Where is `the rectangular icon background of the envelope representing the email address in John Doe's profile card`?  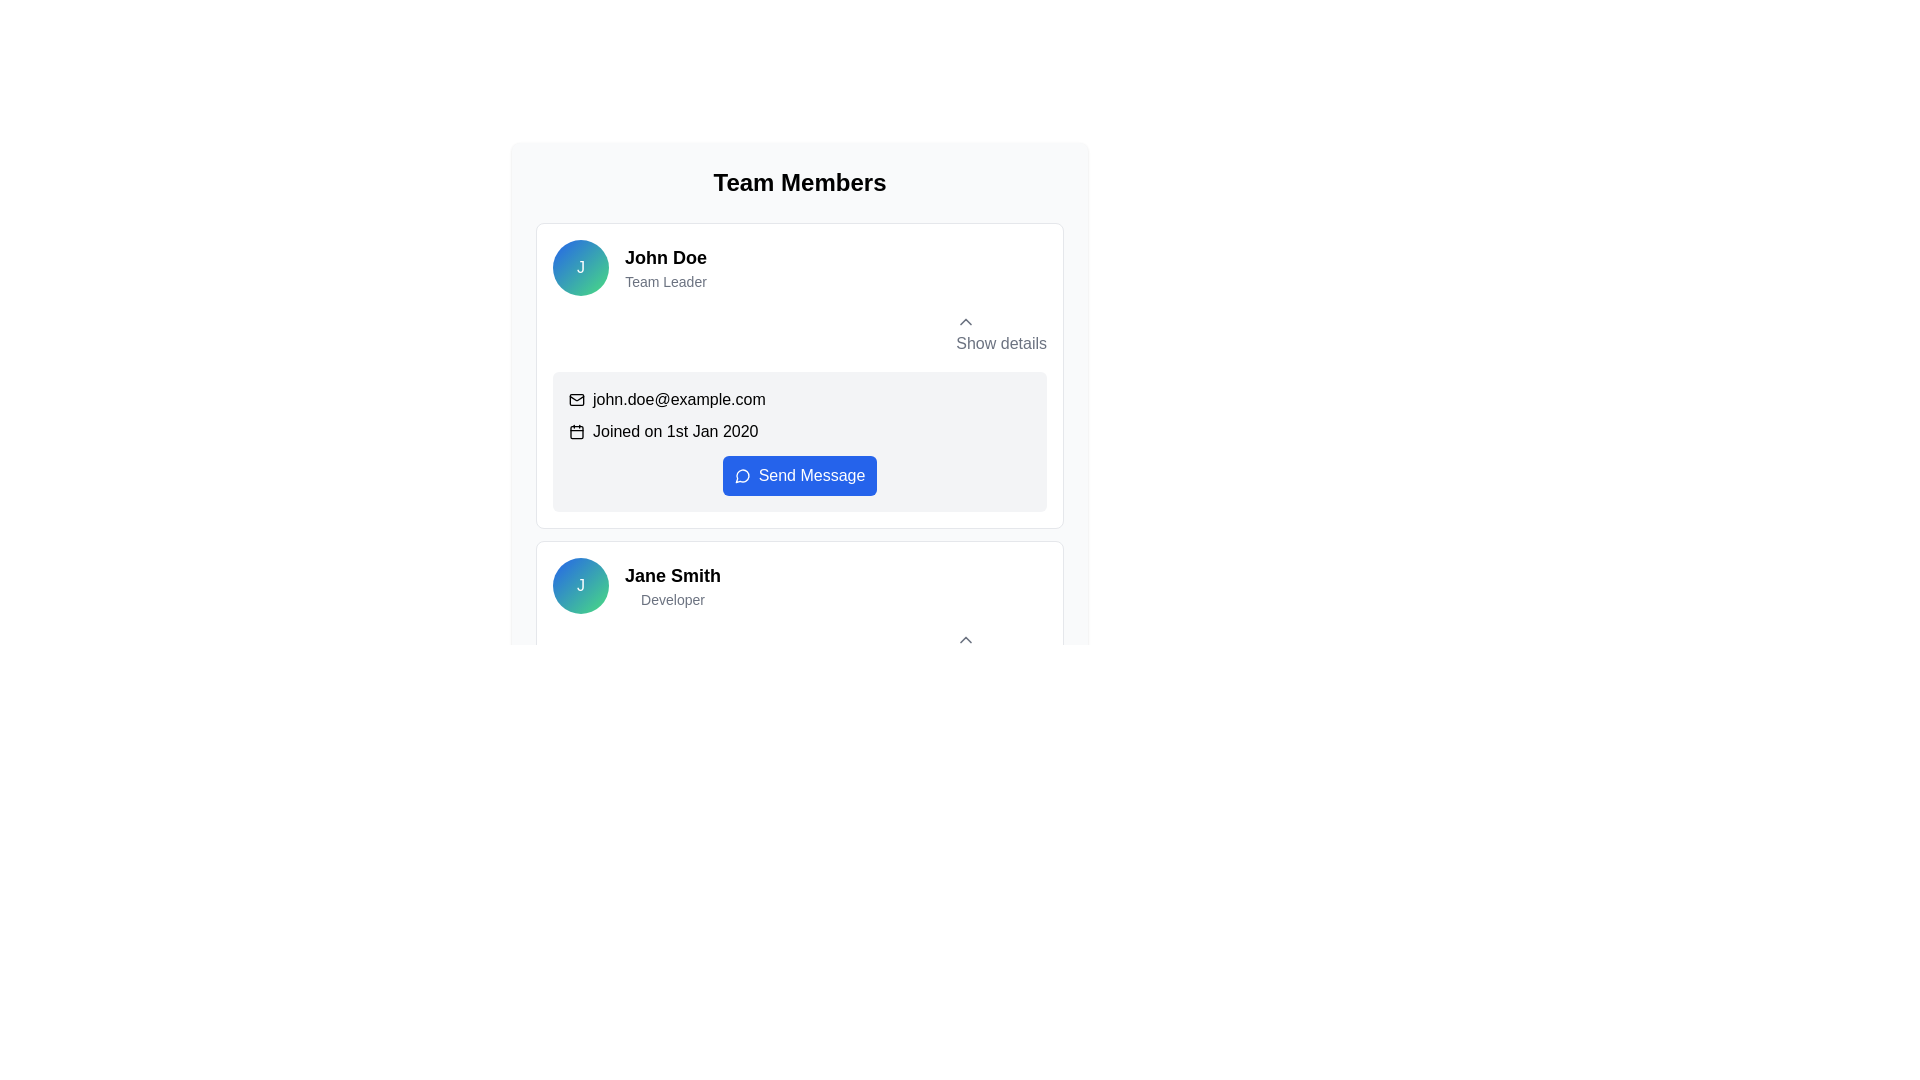
the rectangular icon background of the envelope representing the email address in John Doe's profile card is located at coordinates (575, 400).